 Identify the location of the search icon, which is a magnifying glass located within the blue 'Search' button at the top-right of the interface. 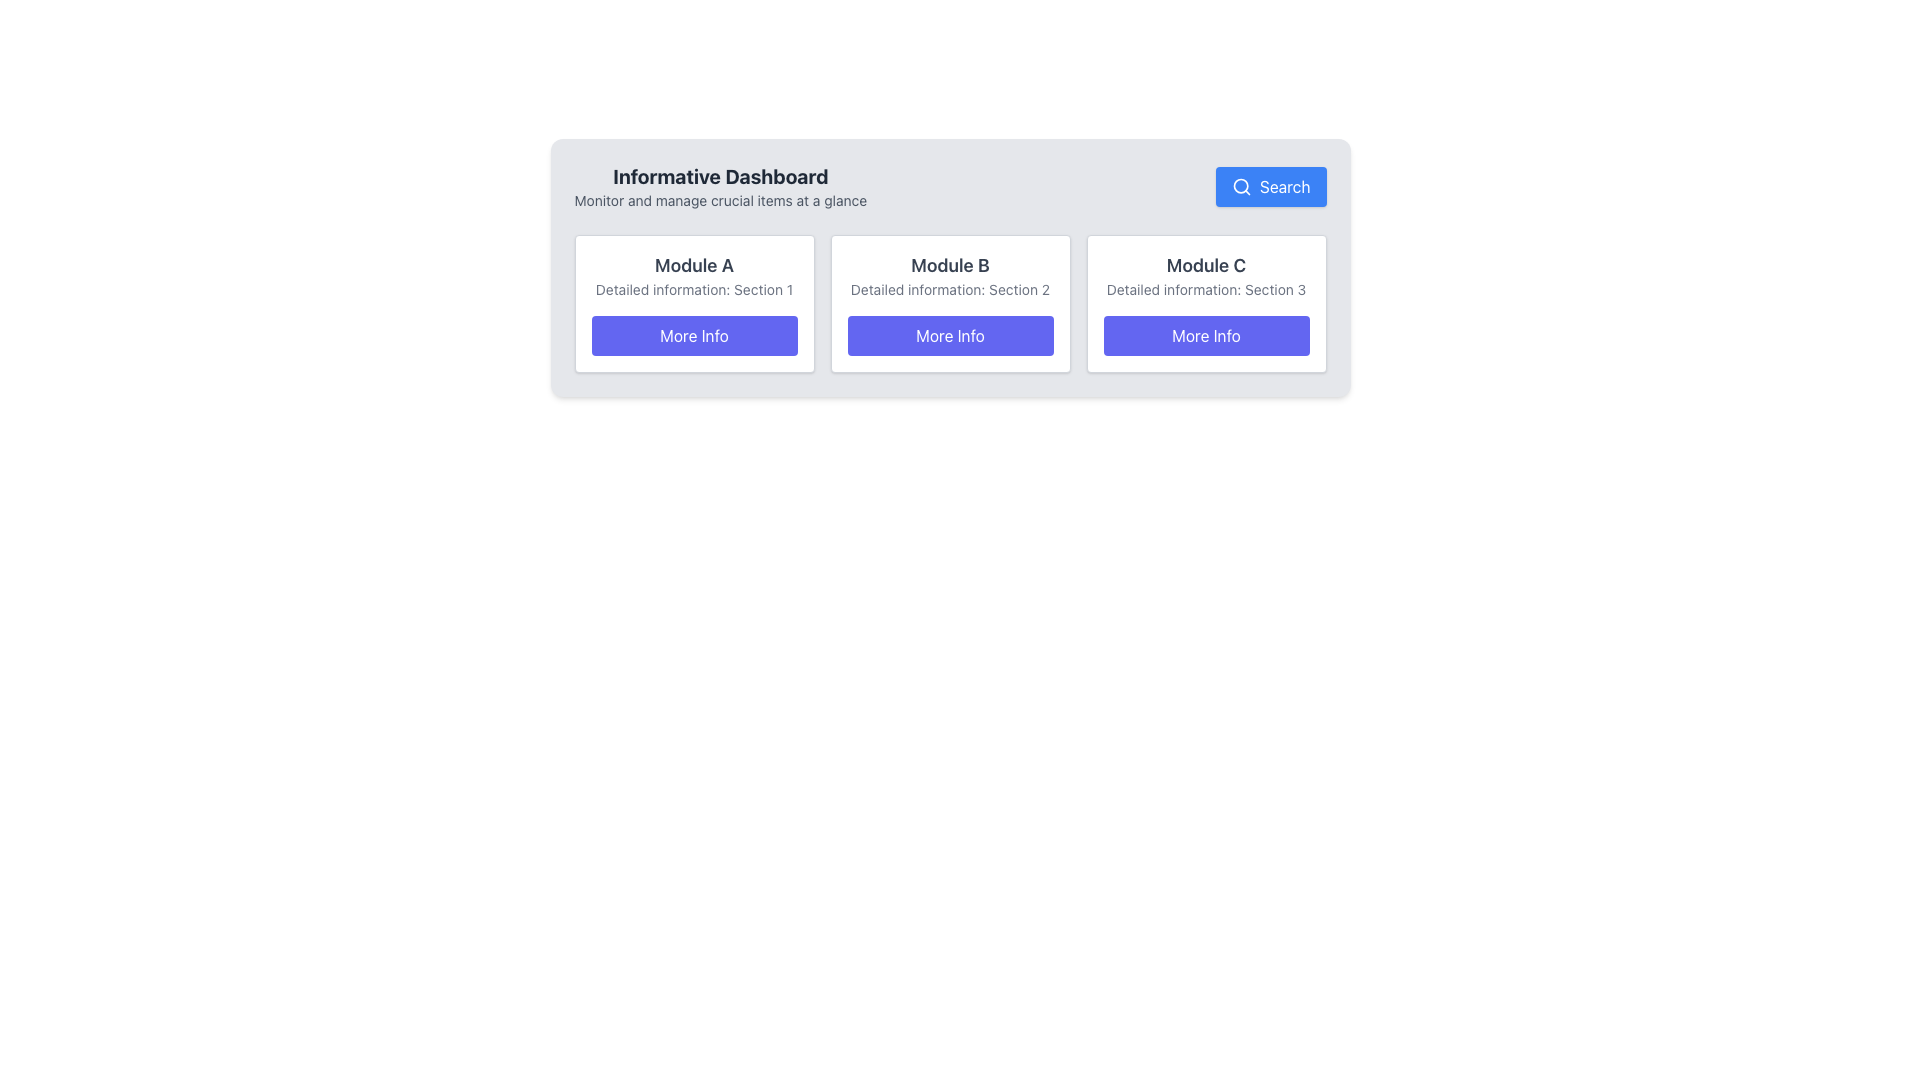
(1241, 186).